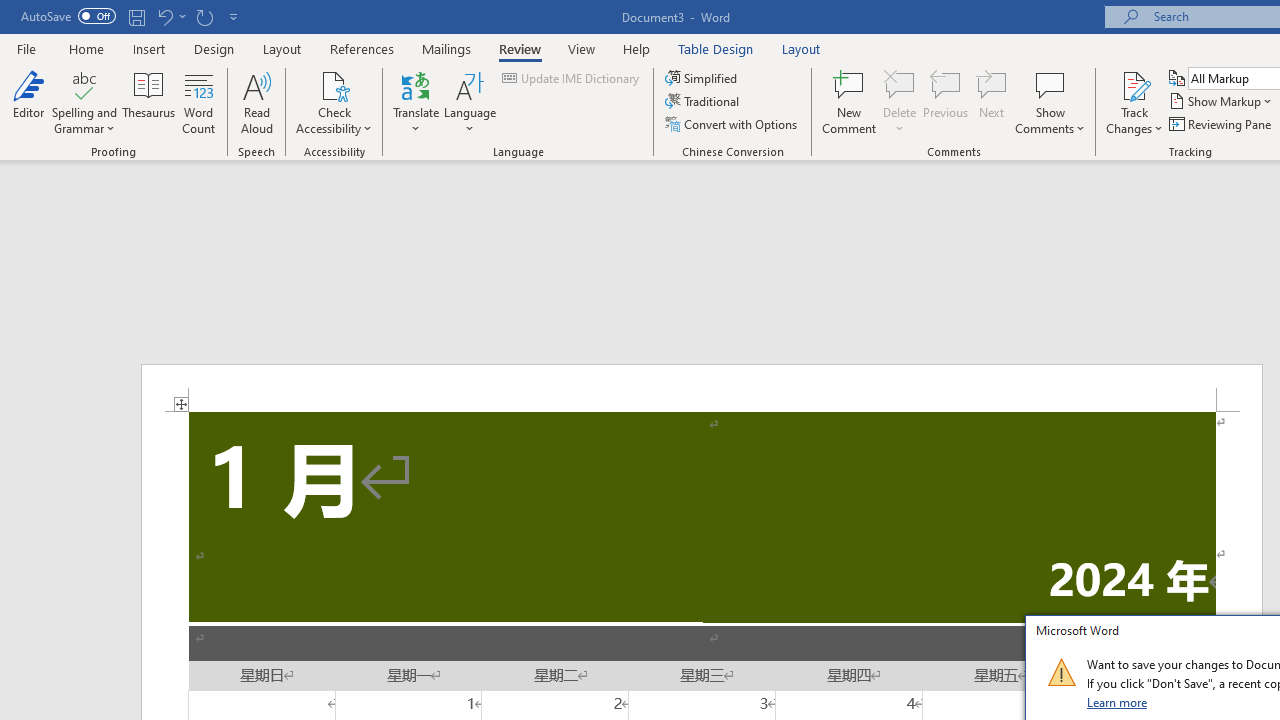  Describe the element at coordinates (702, 388) in the screenshot. I see `'Header -Section 1-'` at that location.